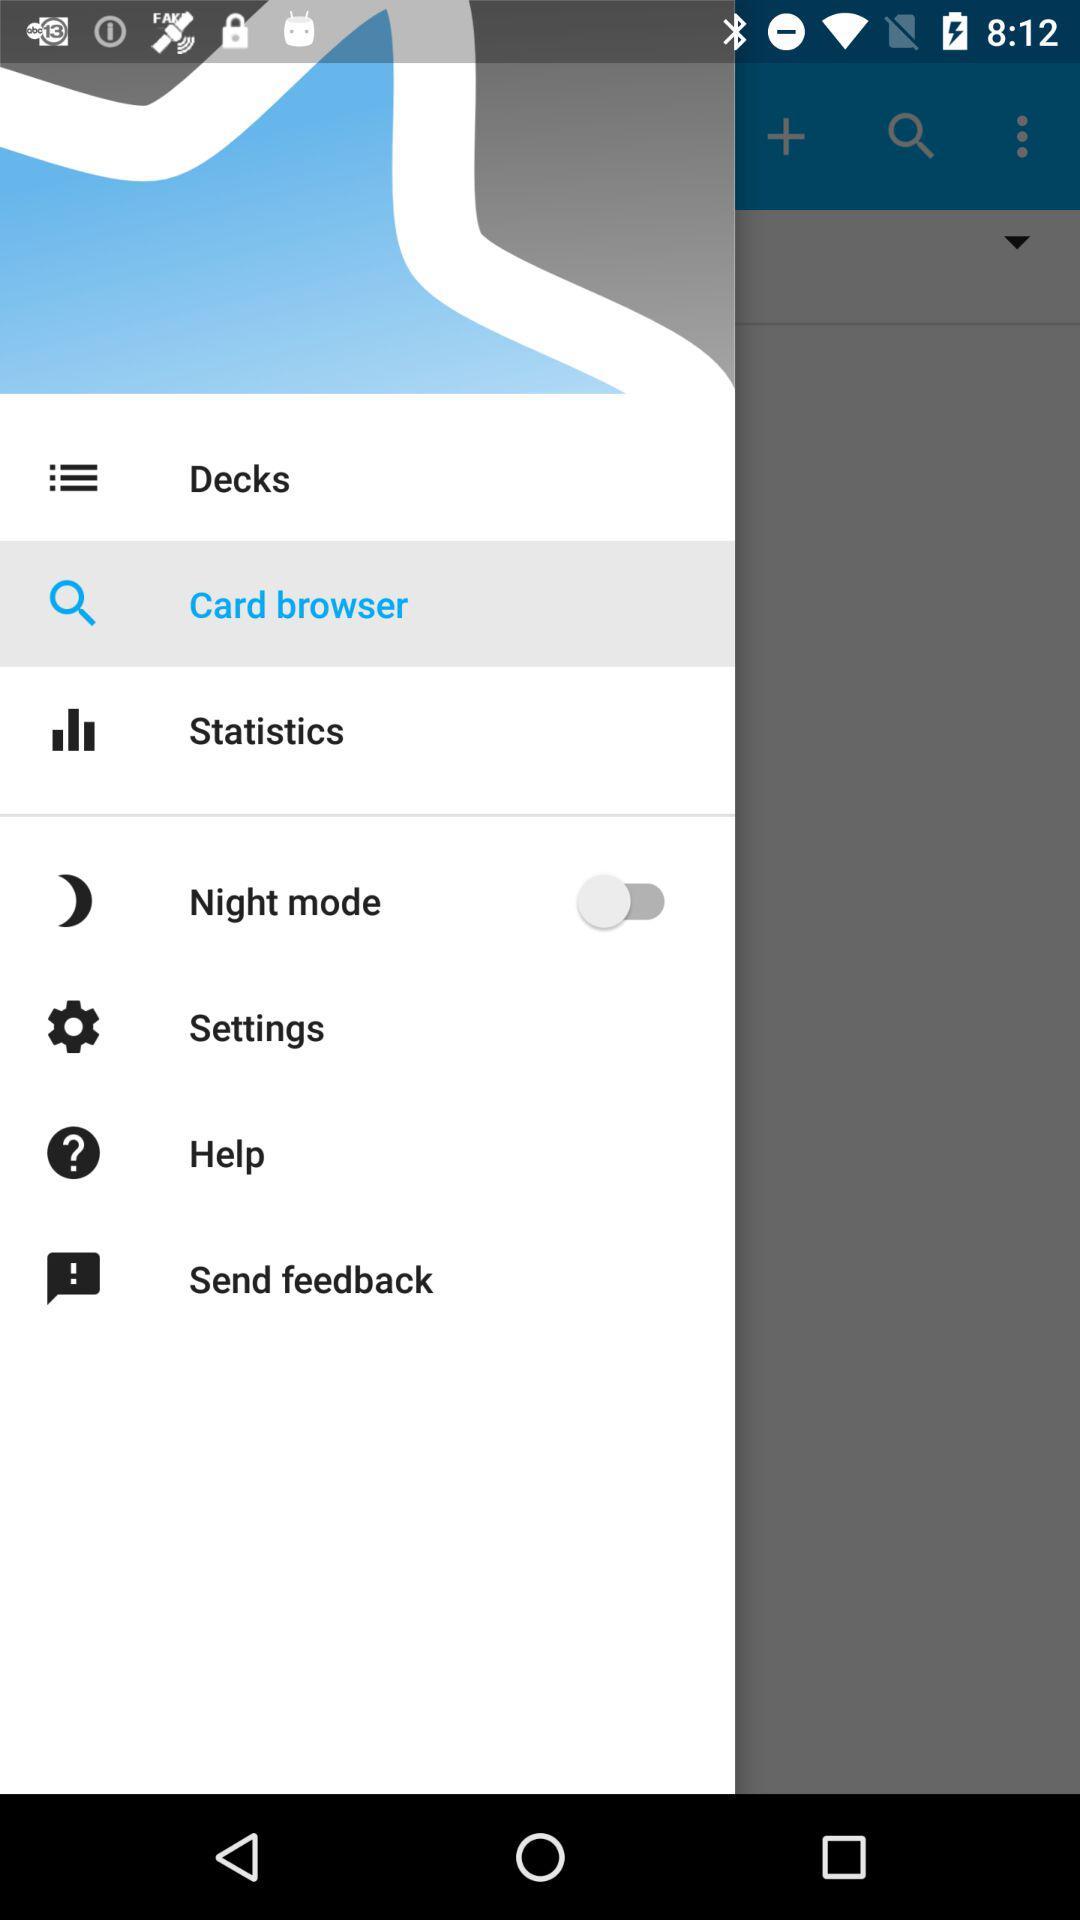 The image size is (1080, 1920). I want to click on the search icon at top right of the page, so click(911, 136).